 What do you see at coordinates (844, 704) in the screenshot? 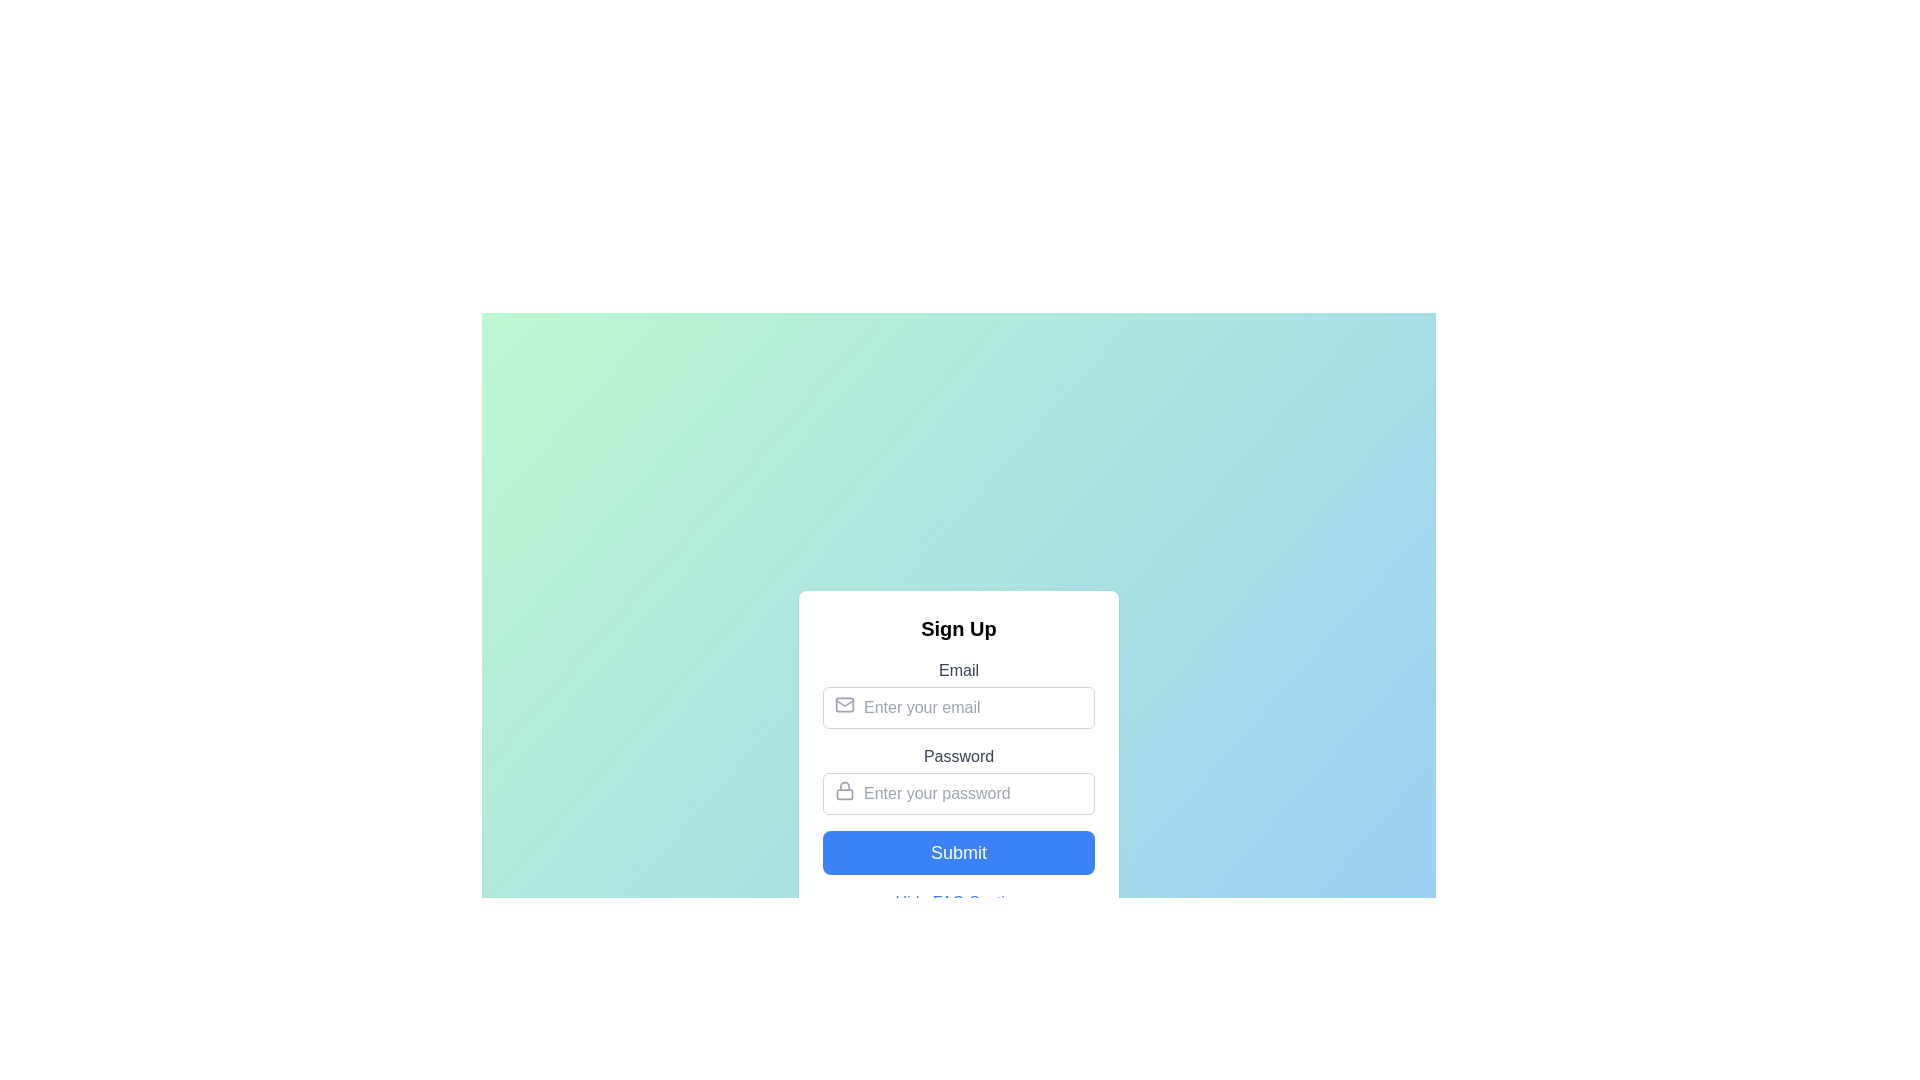
I see `the decorative rectangle that represents the body of the envelope icon, located immediately to the left of the 'Enter your email' text input field in the sign-up form` at bounding box center [844, 704].